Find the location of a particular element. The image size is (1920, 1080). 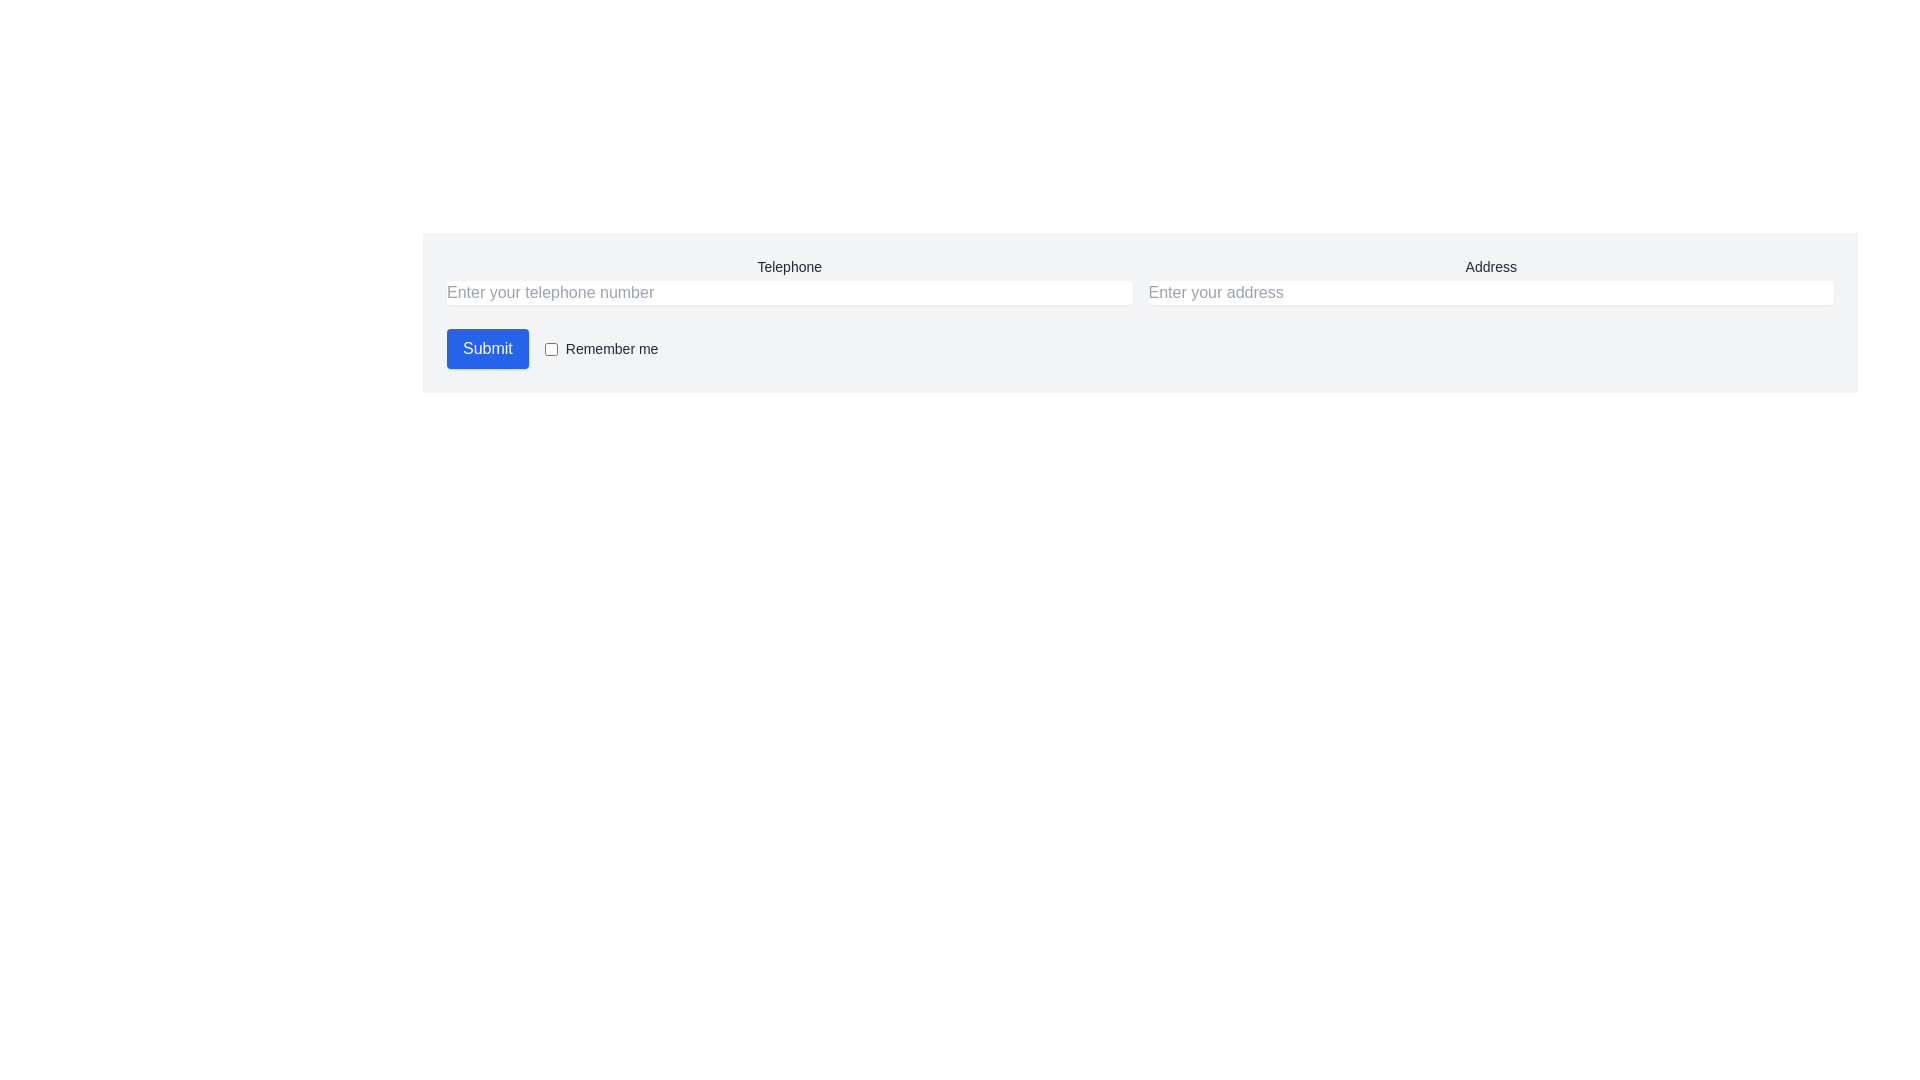

the Text Label containing the word 'Telephone', which is positioned above the input field for entering a telephone number is located at coordinates (788, 265).